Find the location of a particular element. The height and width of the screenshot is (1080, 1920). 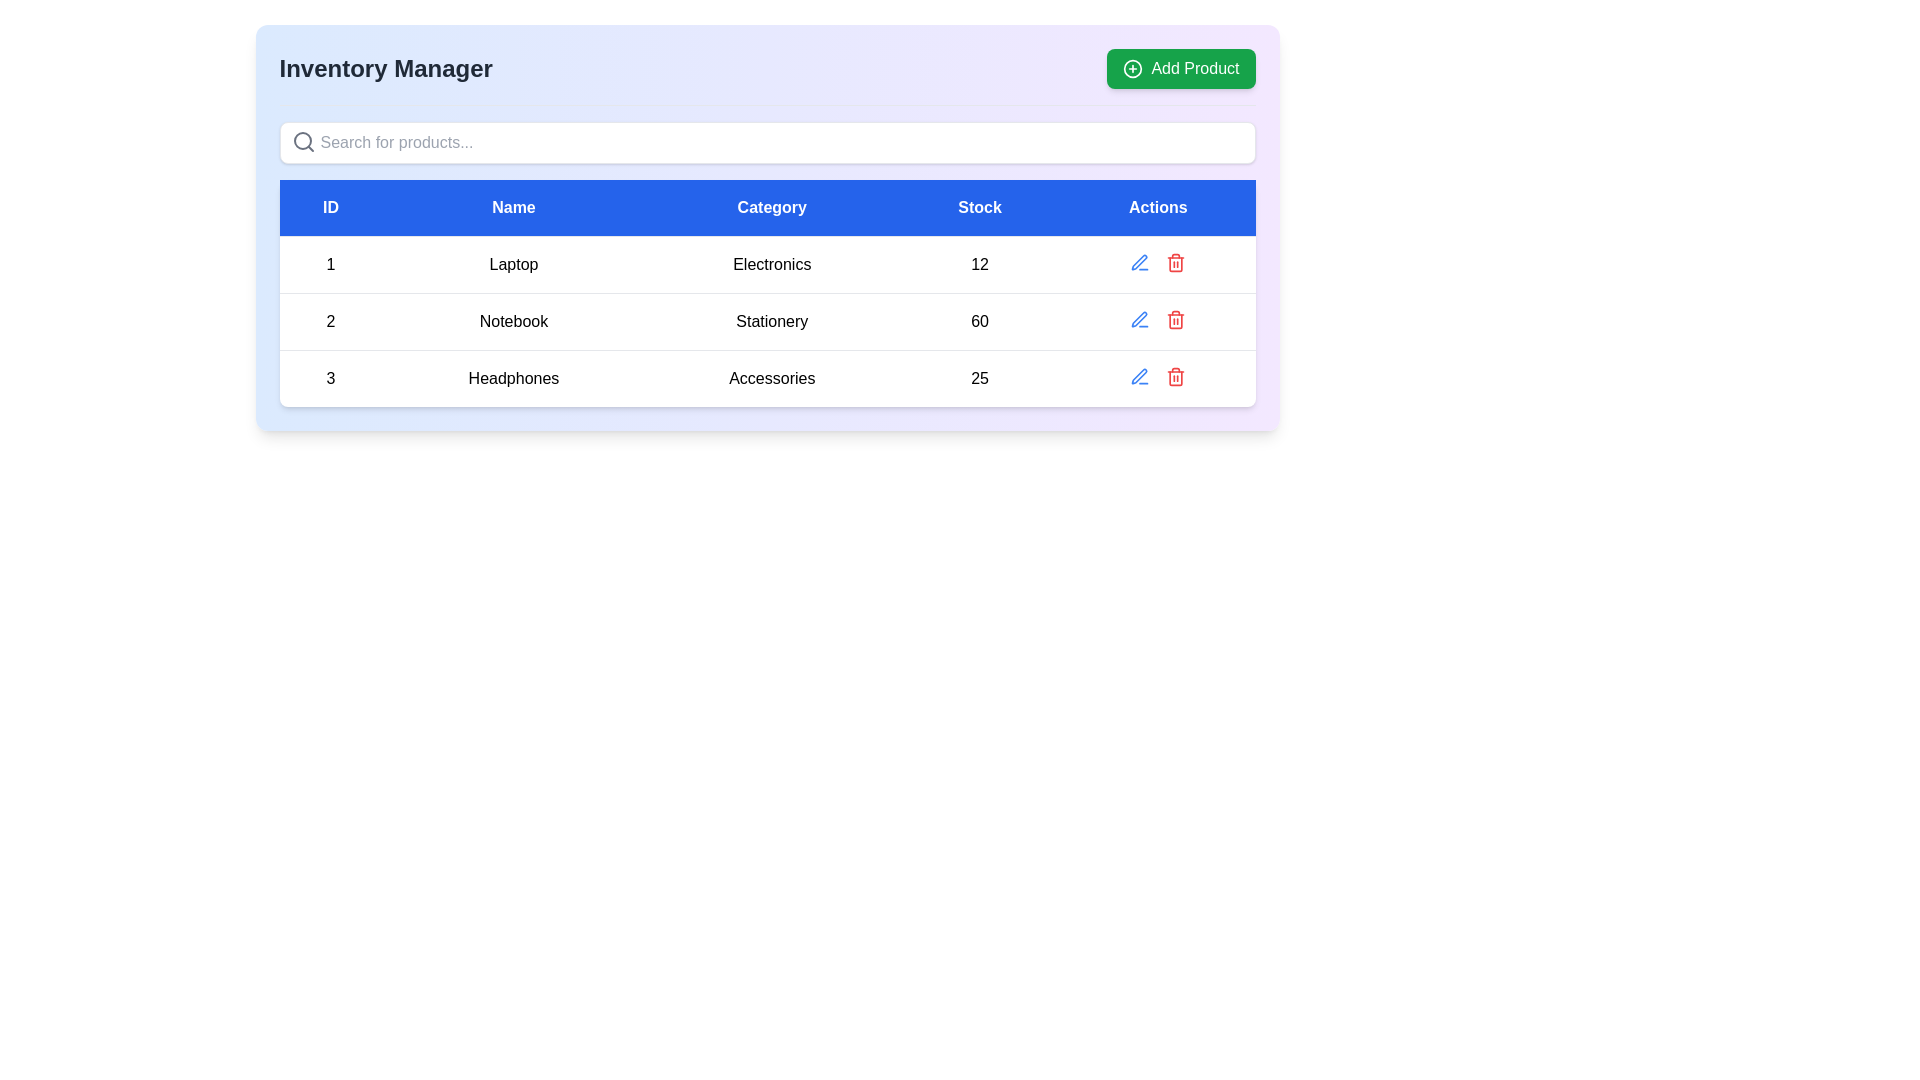

the trash bin icon in the 'Actions' column of the third row is located at coordinates (1176, 320).